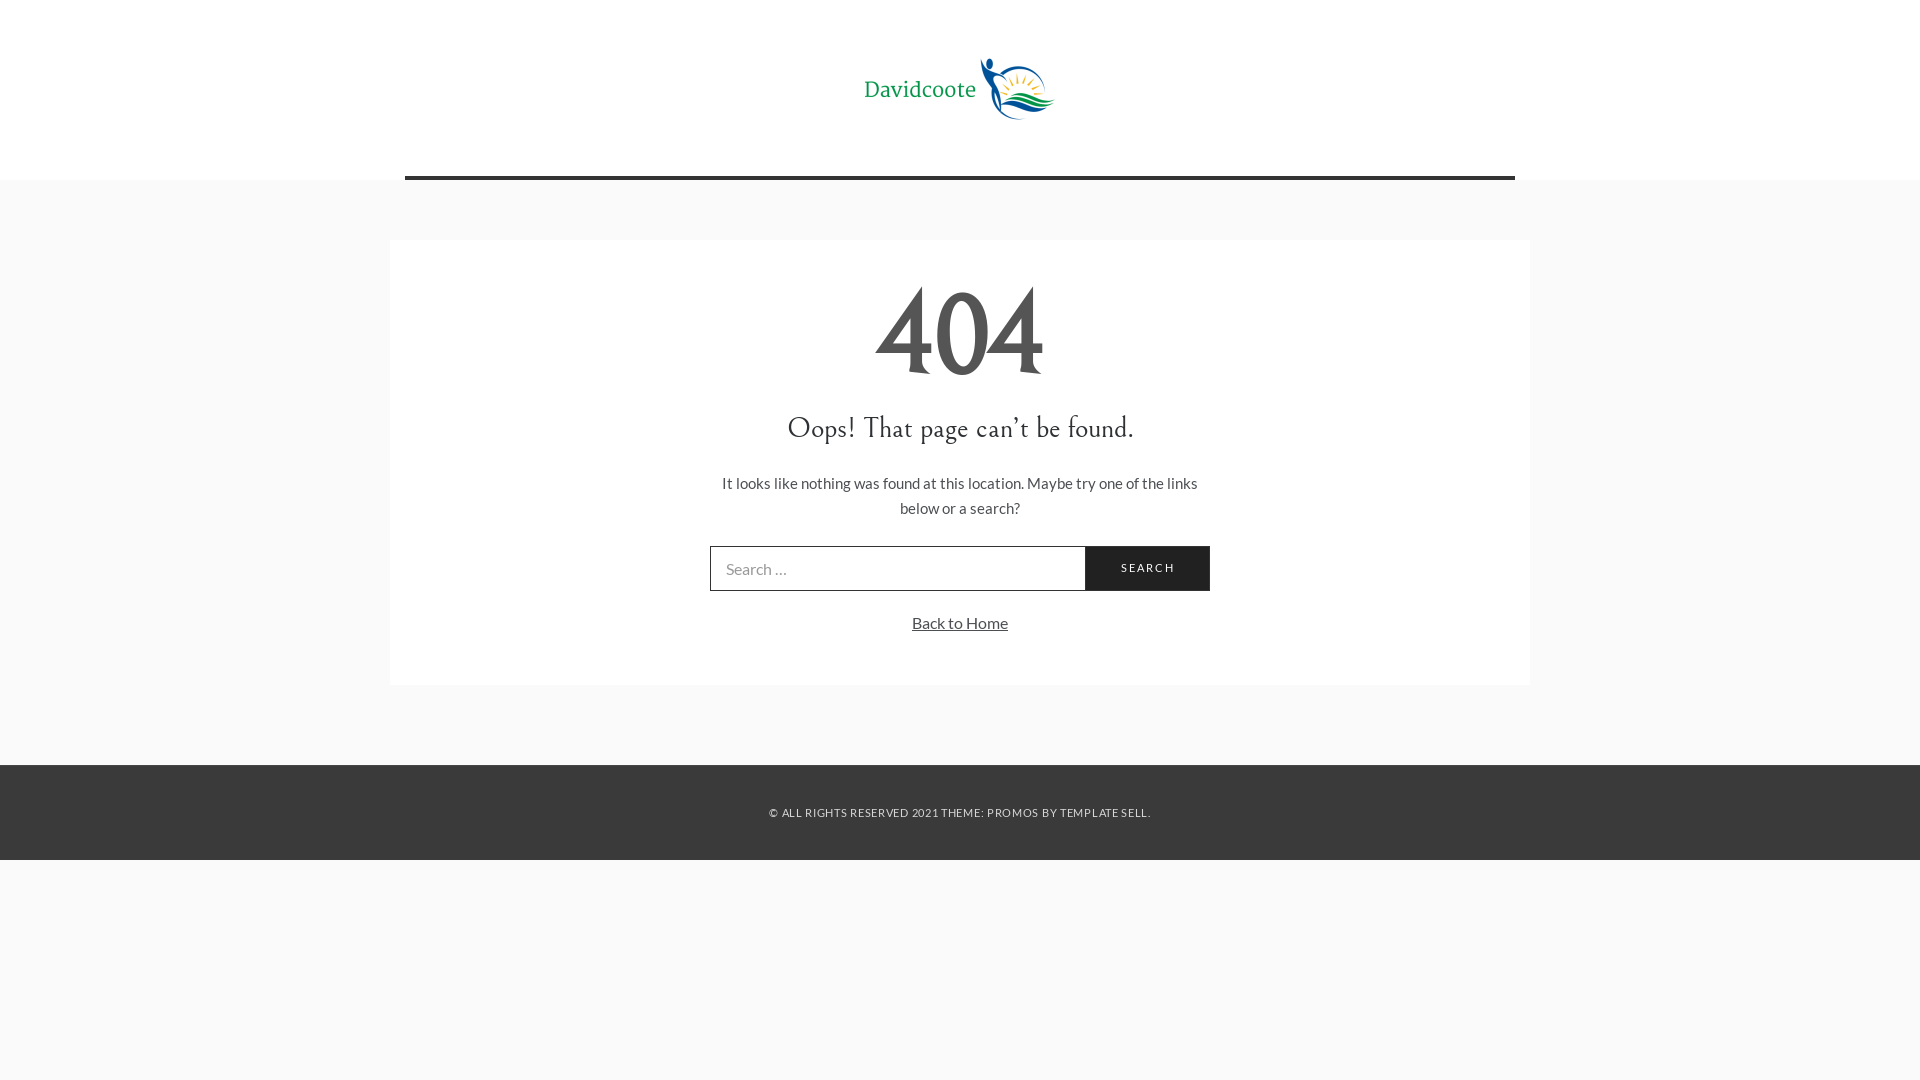  Describe the element at coordinates (1103, 812) in the screenshot. I see `'TEMPLATE SELL'` at that location.